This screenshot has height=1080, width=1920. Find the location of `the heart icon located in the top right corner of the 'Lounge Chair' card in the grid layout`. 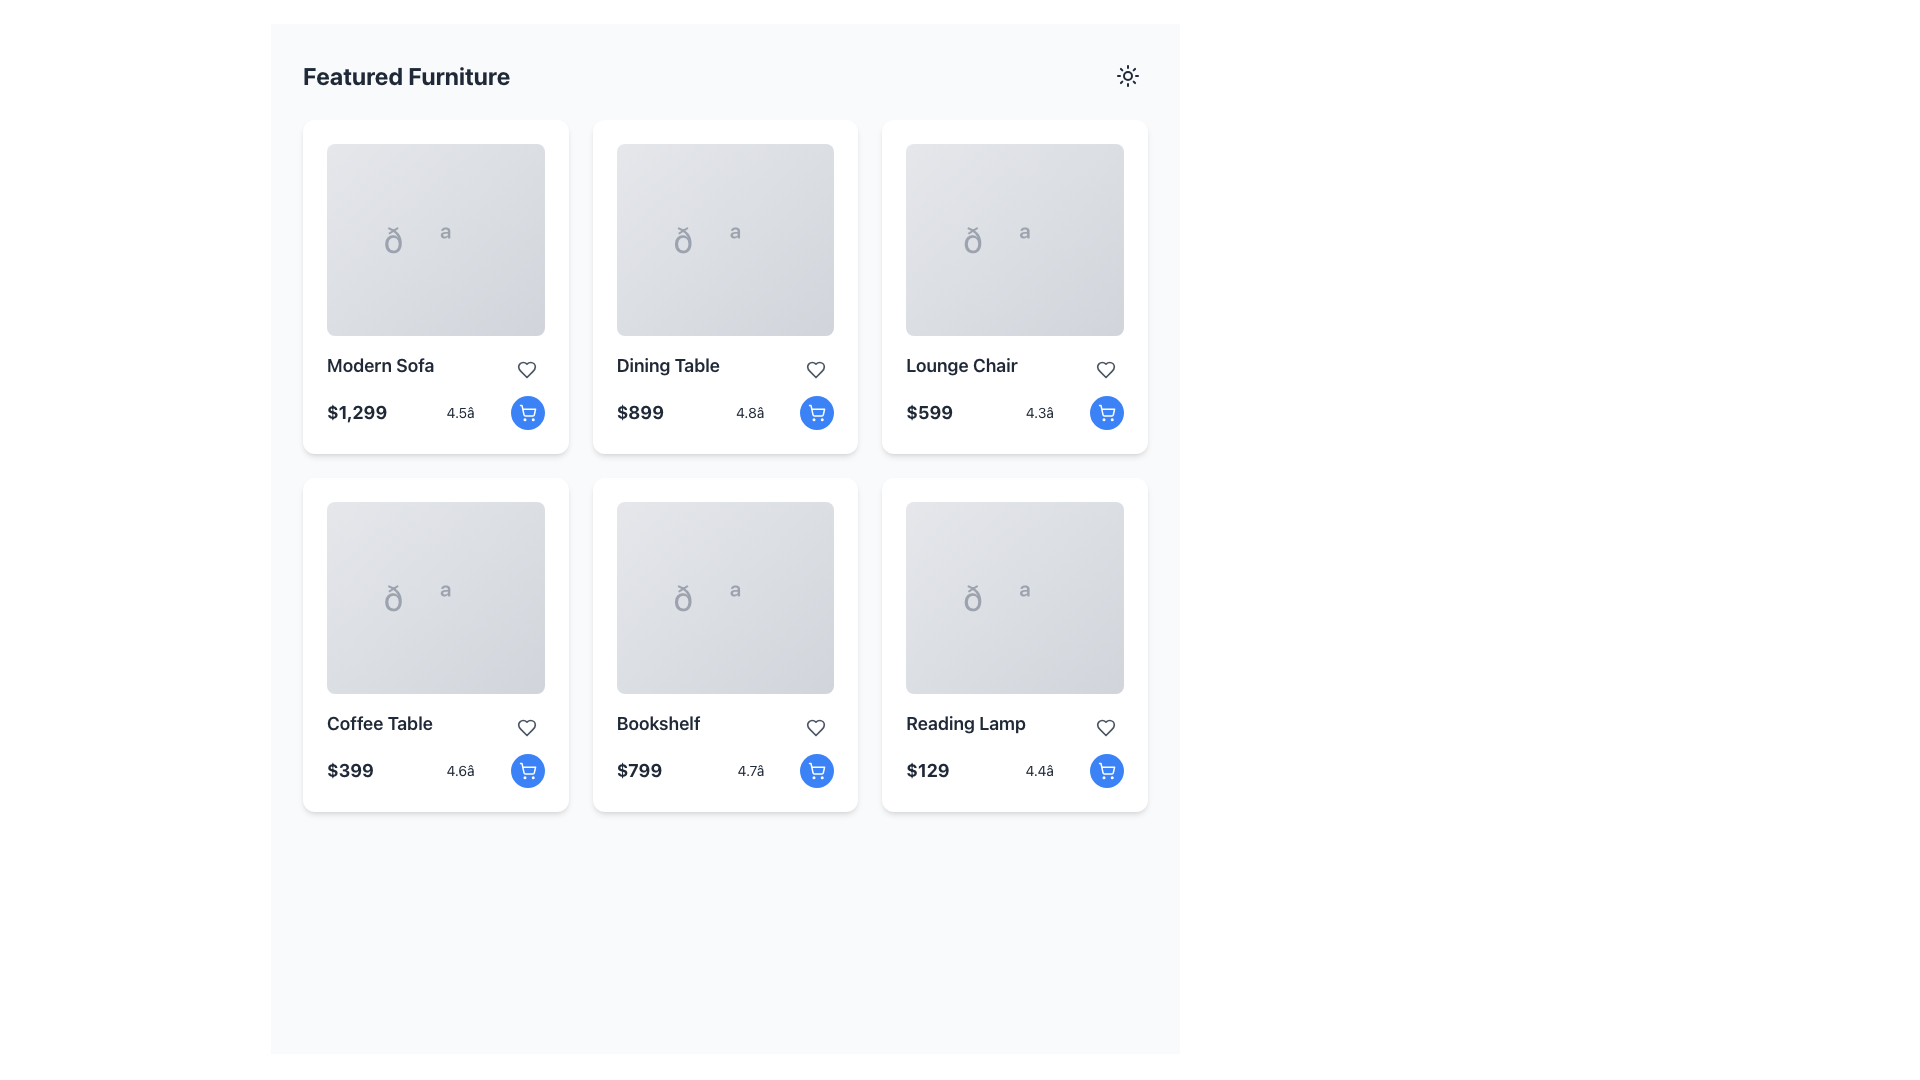

the heart icon located in the top right corner of the 'Lounge Chair' card in the grid layout is located at coordinates (1104, 370).